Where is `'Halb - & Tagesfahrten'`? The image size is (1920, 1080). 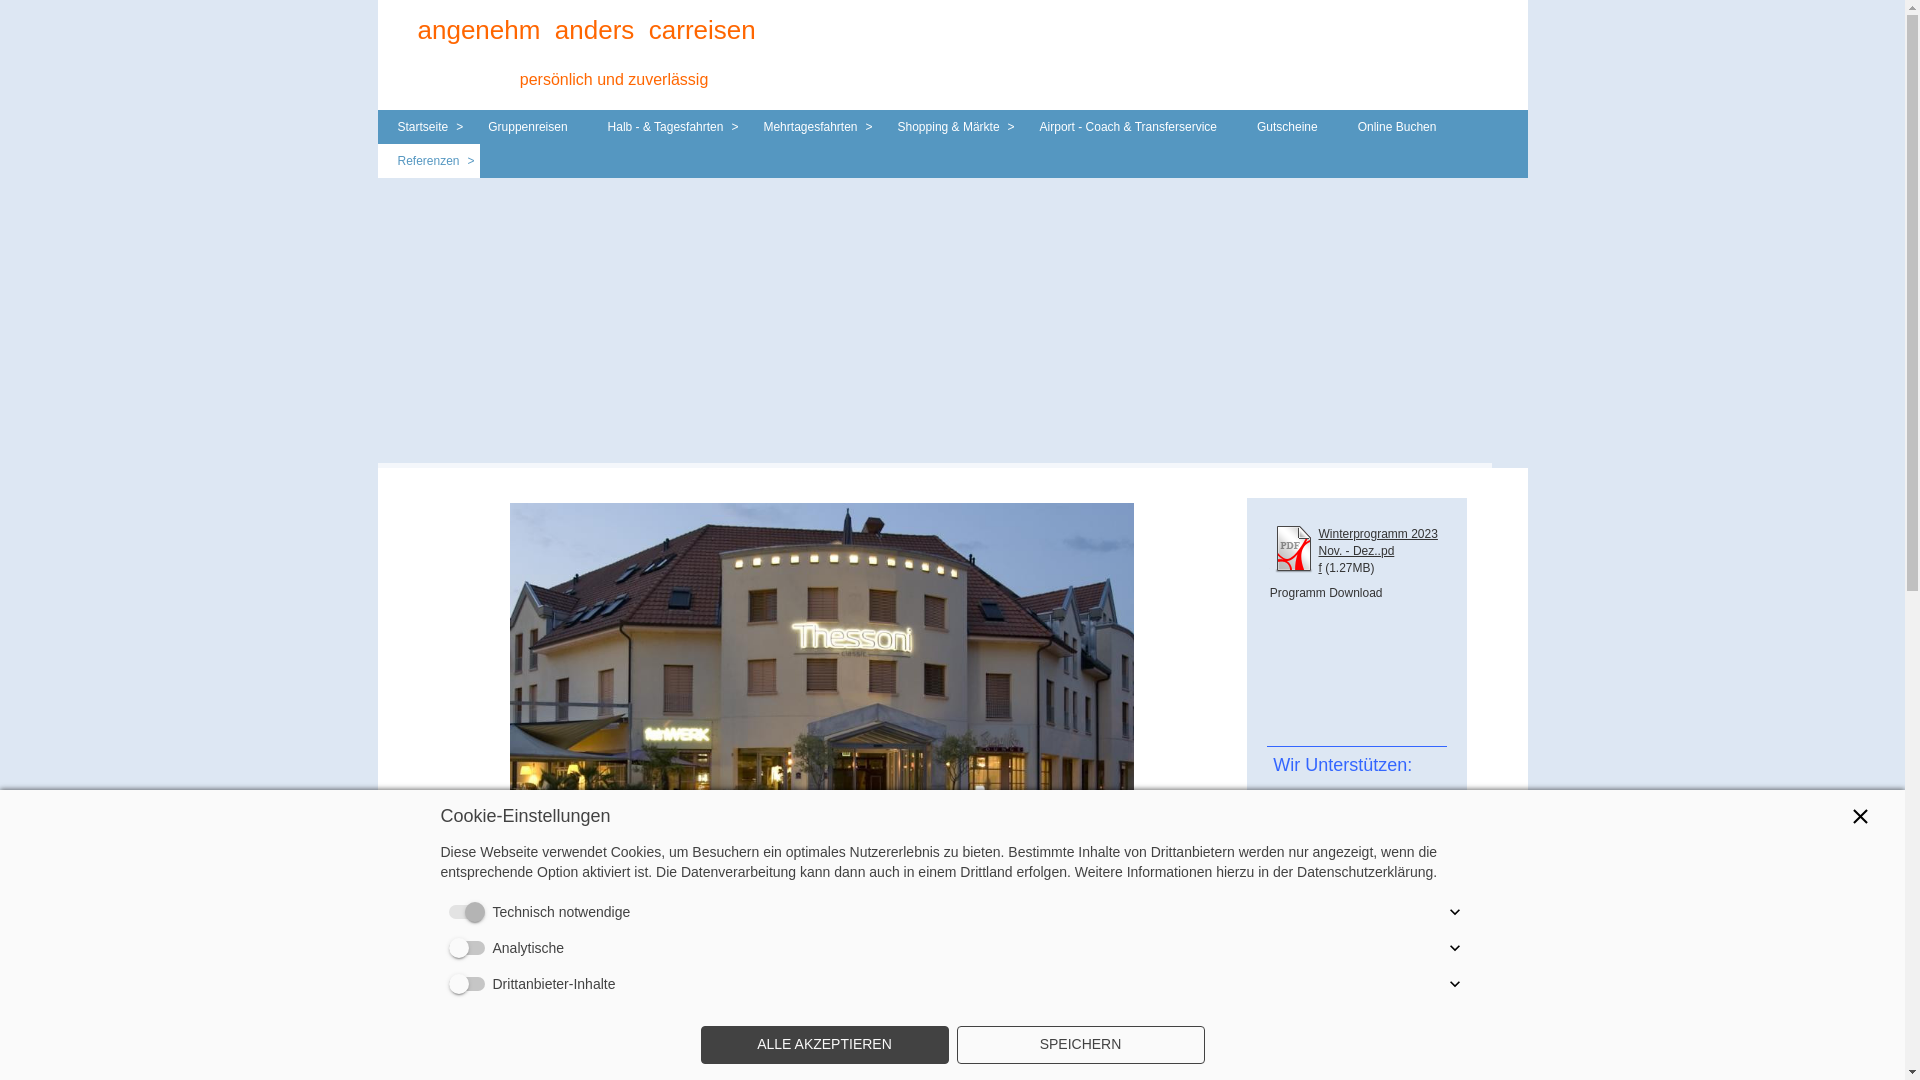 'Halb - & Tagesfahrten' is located at coordinates (666, 127).